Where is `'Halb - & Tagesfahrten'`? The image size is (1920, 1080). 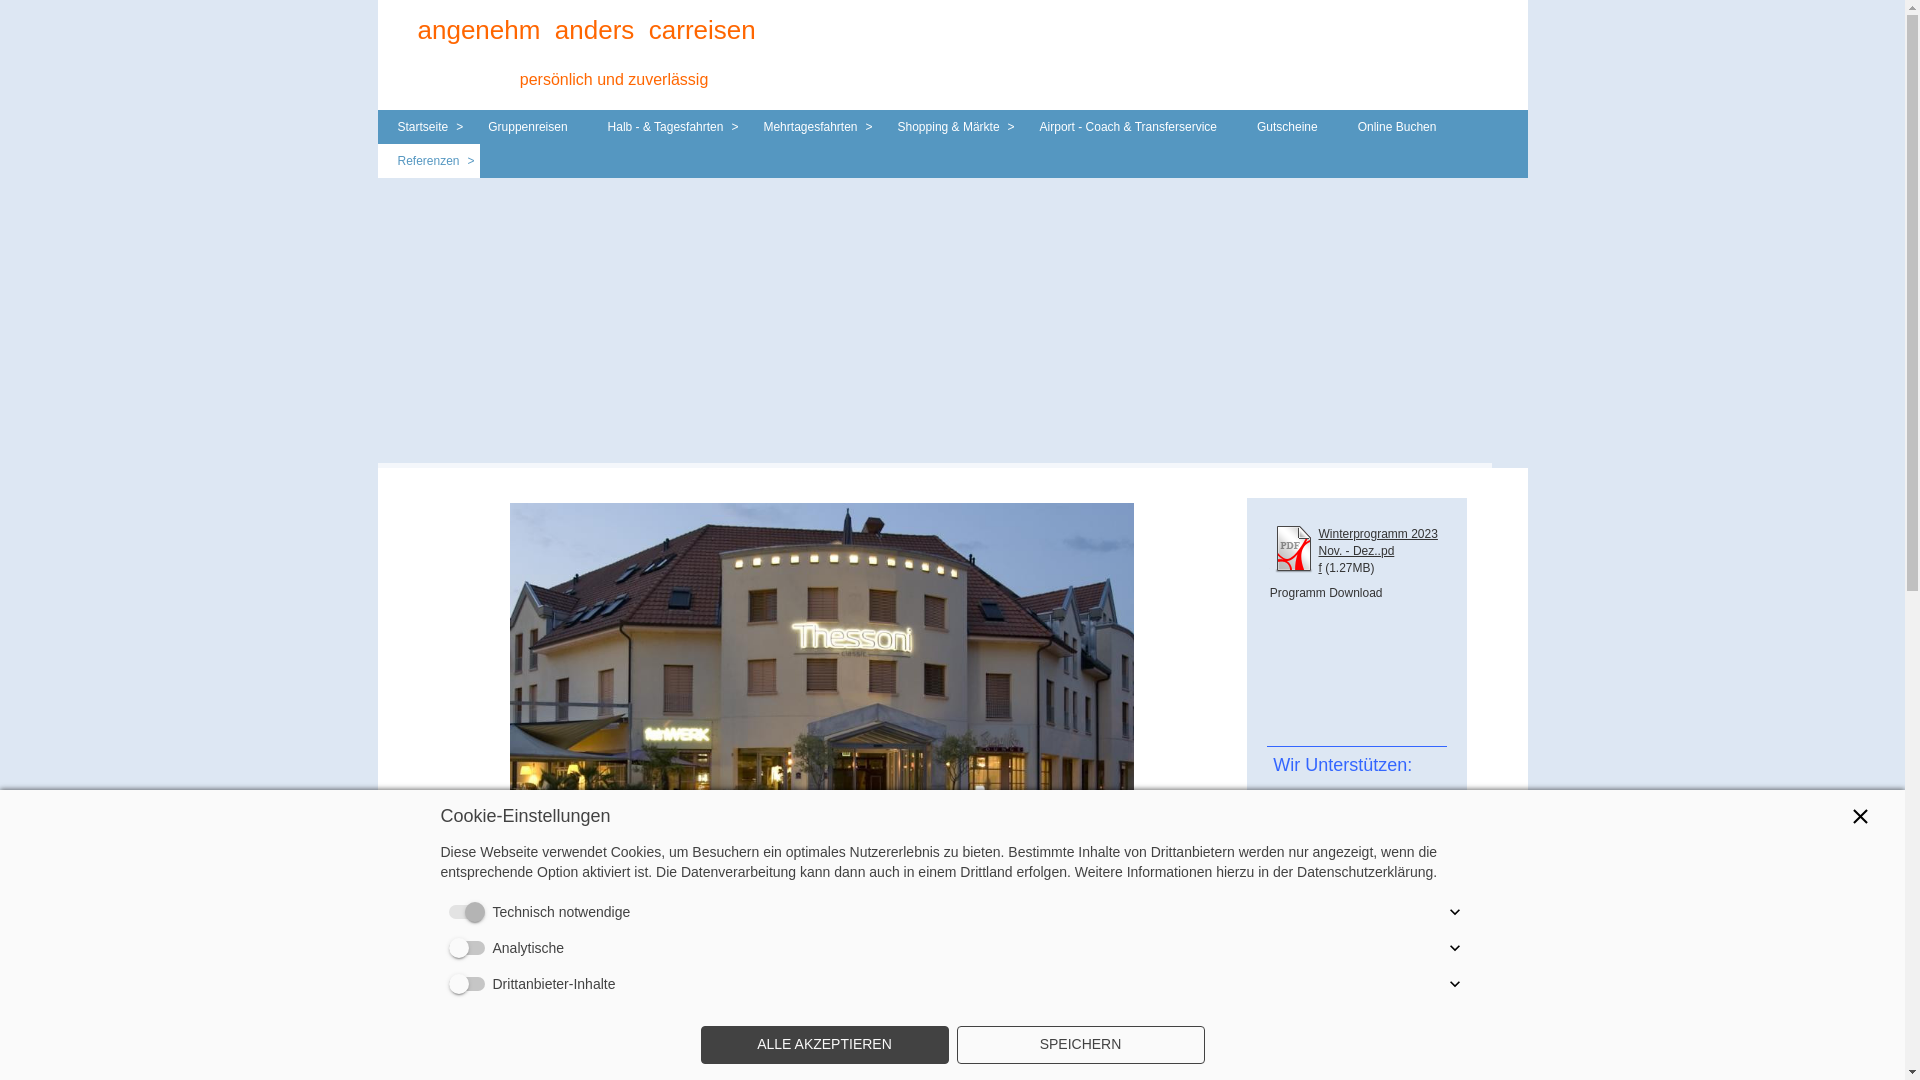 'Halb - & Tagesfahrten' is located at coordinates (666, 127).